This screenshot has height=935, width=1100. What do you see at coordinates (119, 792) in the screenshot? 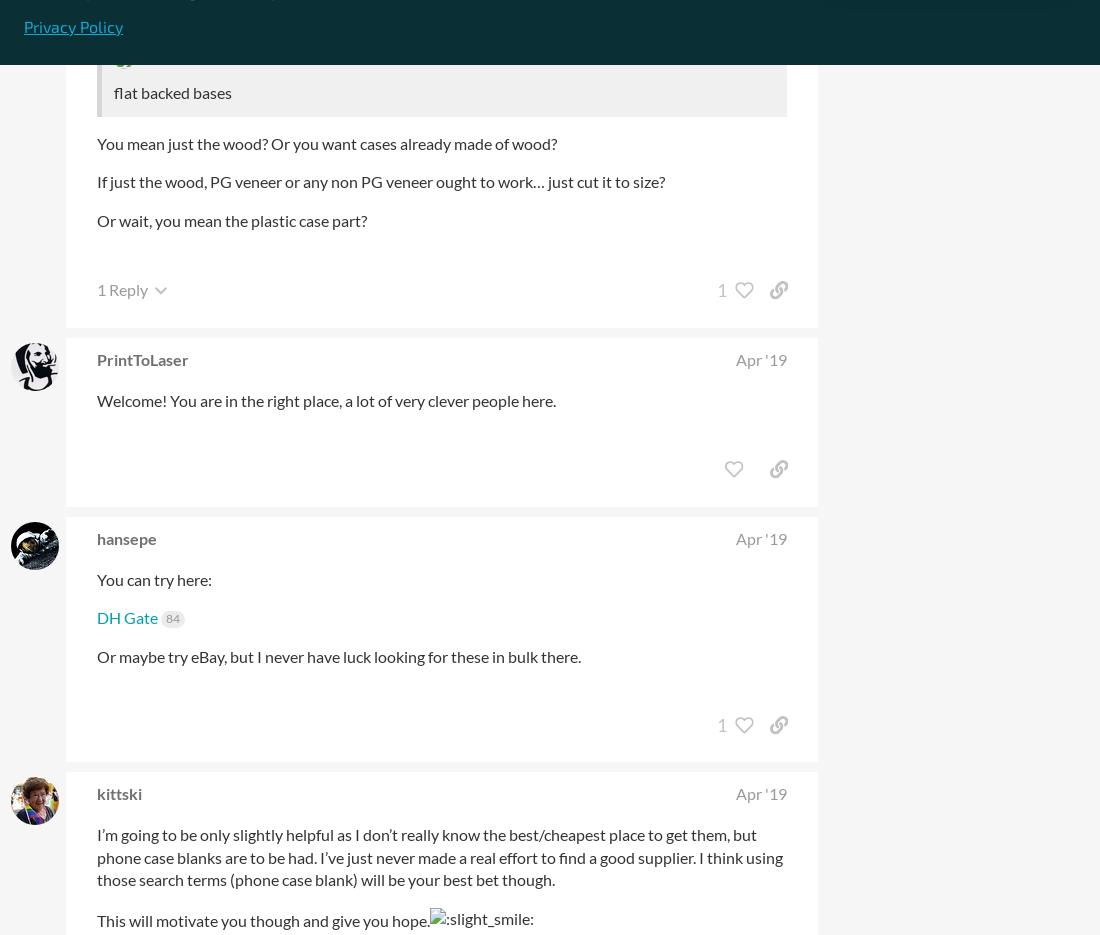
I see `'kittski'` at bounding box center [119, 792].